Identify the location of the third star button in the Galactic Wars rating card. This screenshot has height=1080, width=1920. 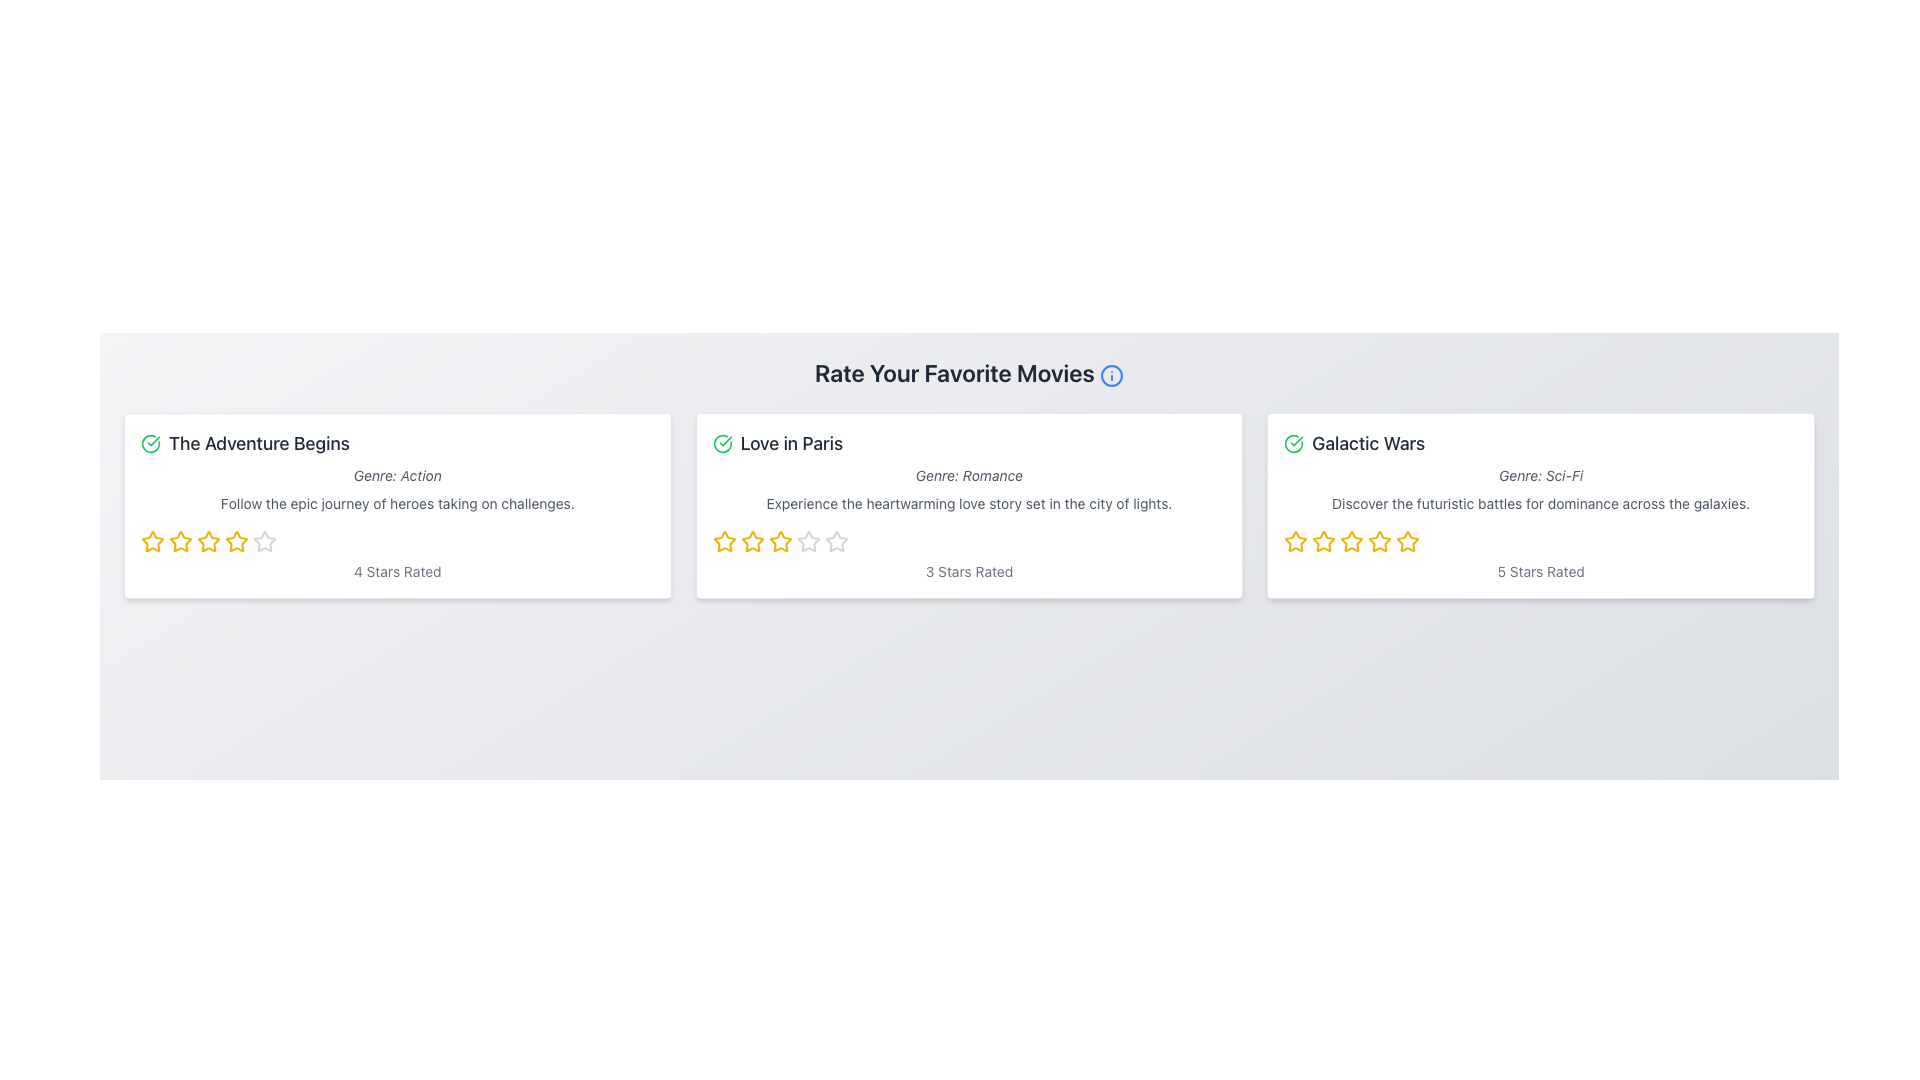
(1324, 542).